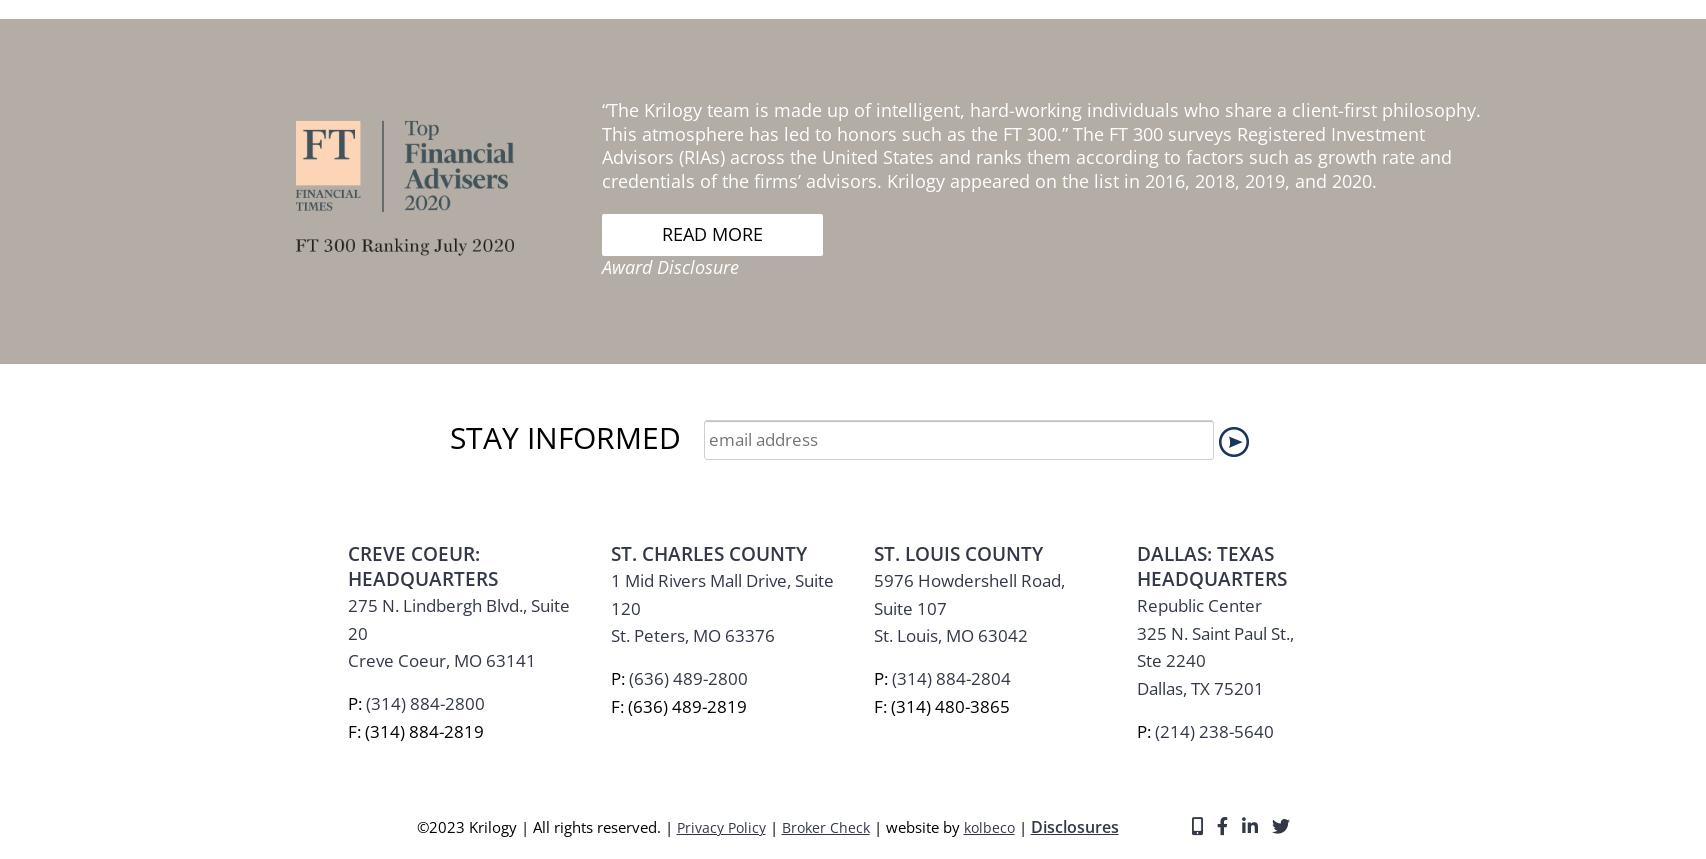 The width and height of the screenshot is (1706, 859). I want to click on '©2023 Krilogy  |  All rights reserved.  |', so click(544, 299).